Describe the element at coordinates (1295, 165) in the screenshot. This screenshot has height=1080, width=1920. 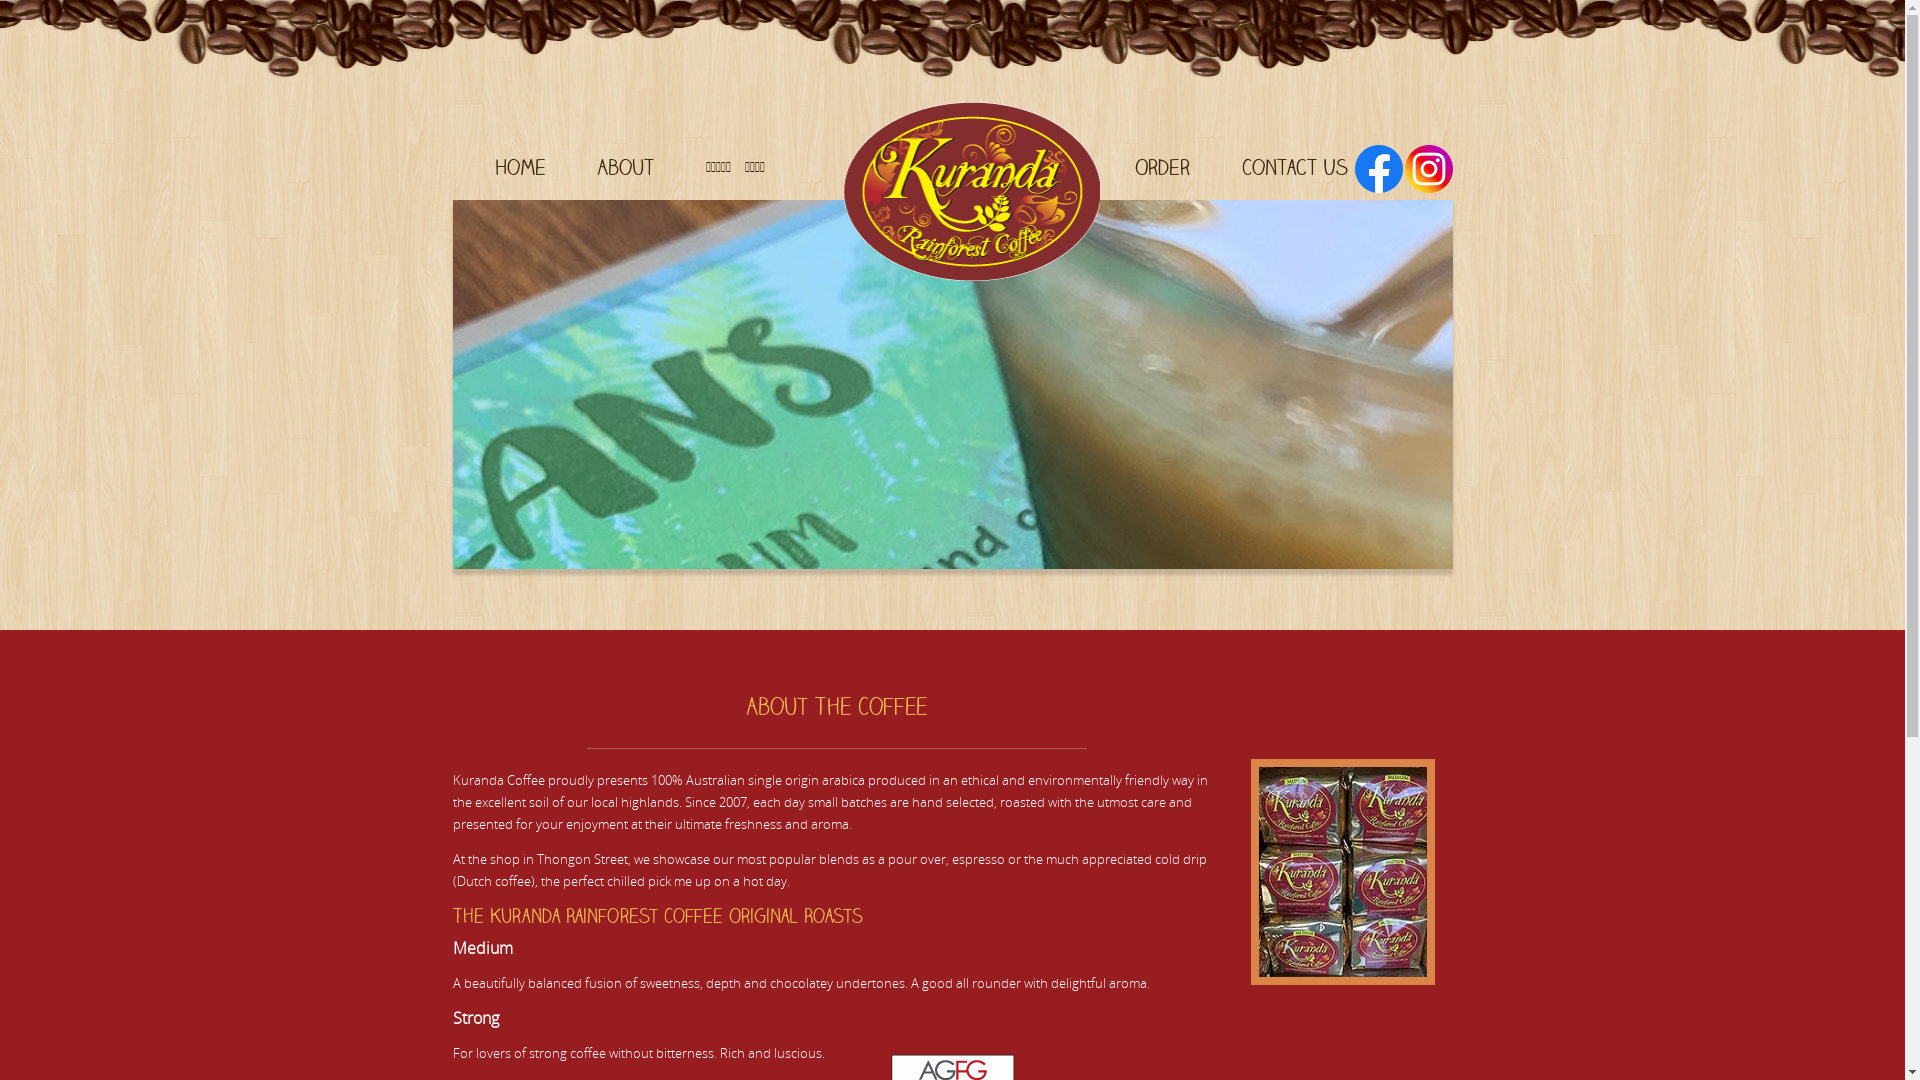
I see `'Contact Us'` at that location.